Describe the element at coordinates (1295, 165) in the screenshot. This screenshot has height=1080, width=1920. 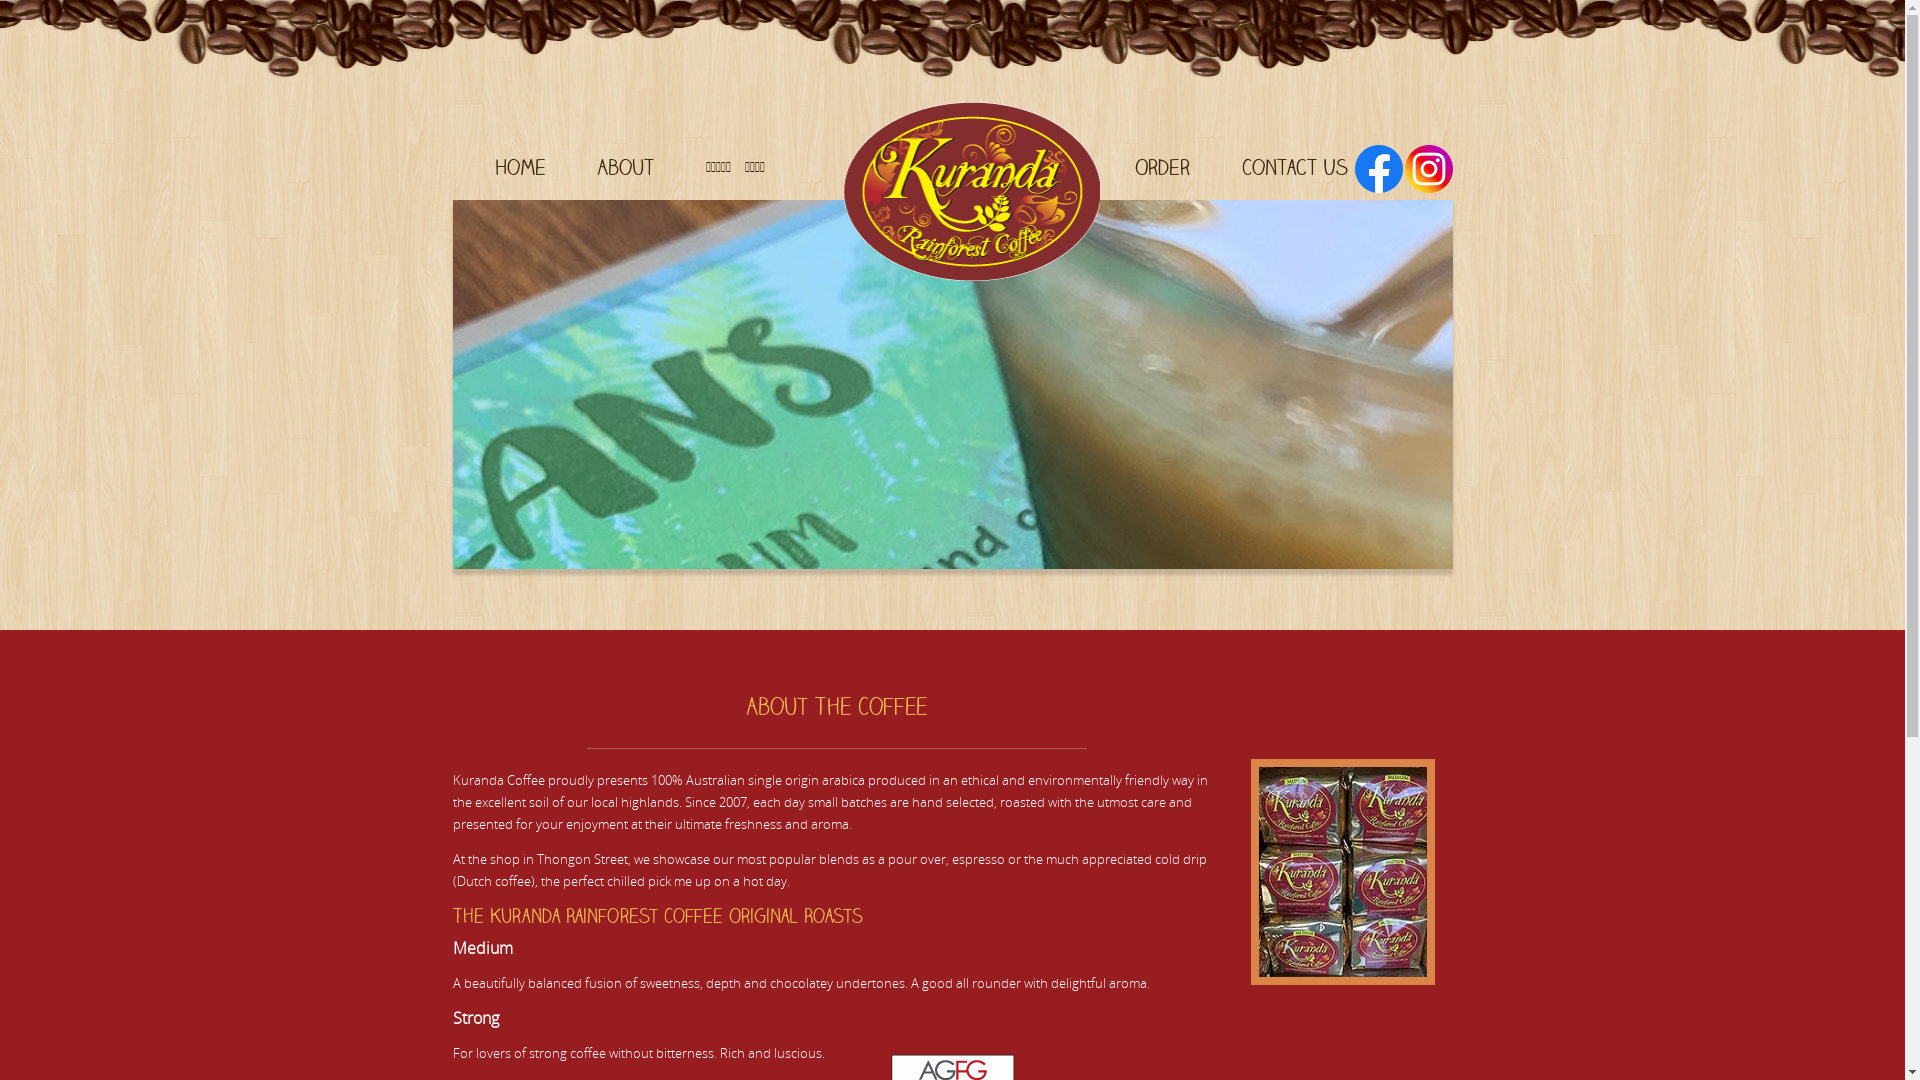
I see `'Contact Us'` at that location.